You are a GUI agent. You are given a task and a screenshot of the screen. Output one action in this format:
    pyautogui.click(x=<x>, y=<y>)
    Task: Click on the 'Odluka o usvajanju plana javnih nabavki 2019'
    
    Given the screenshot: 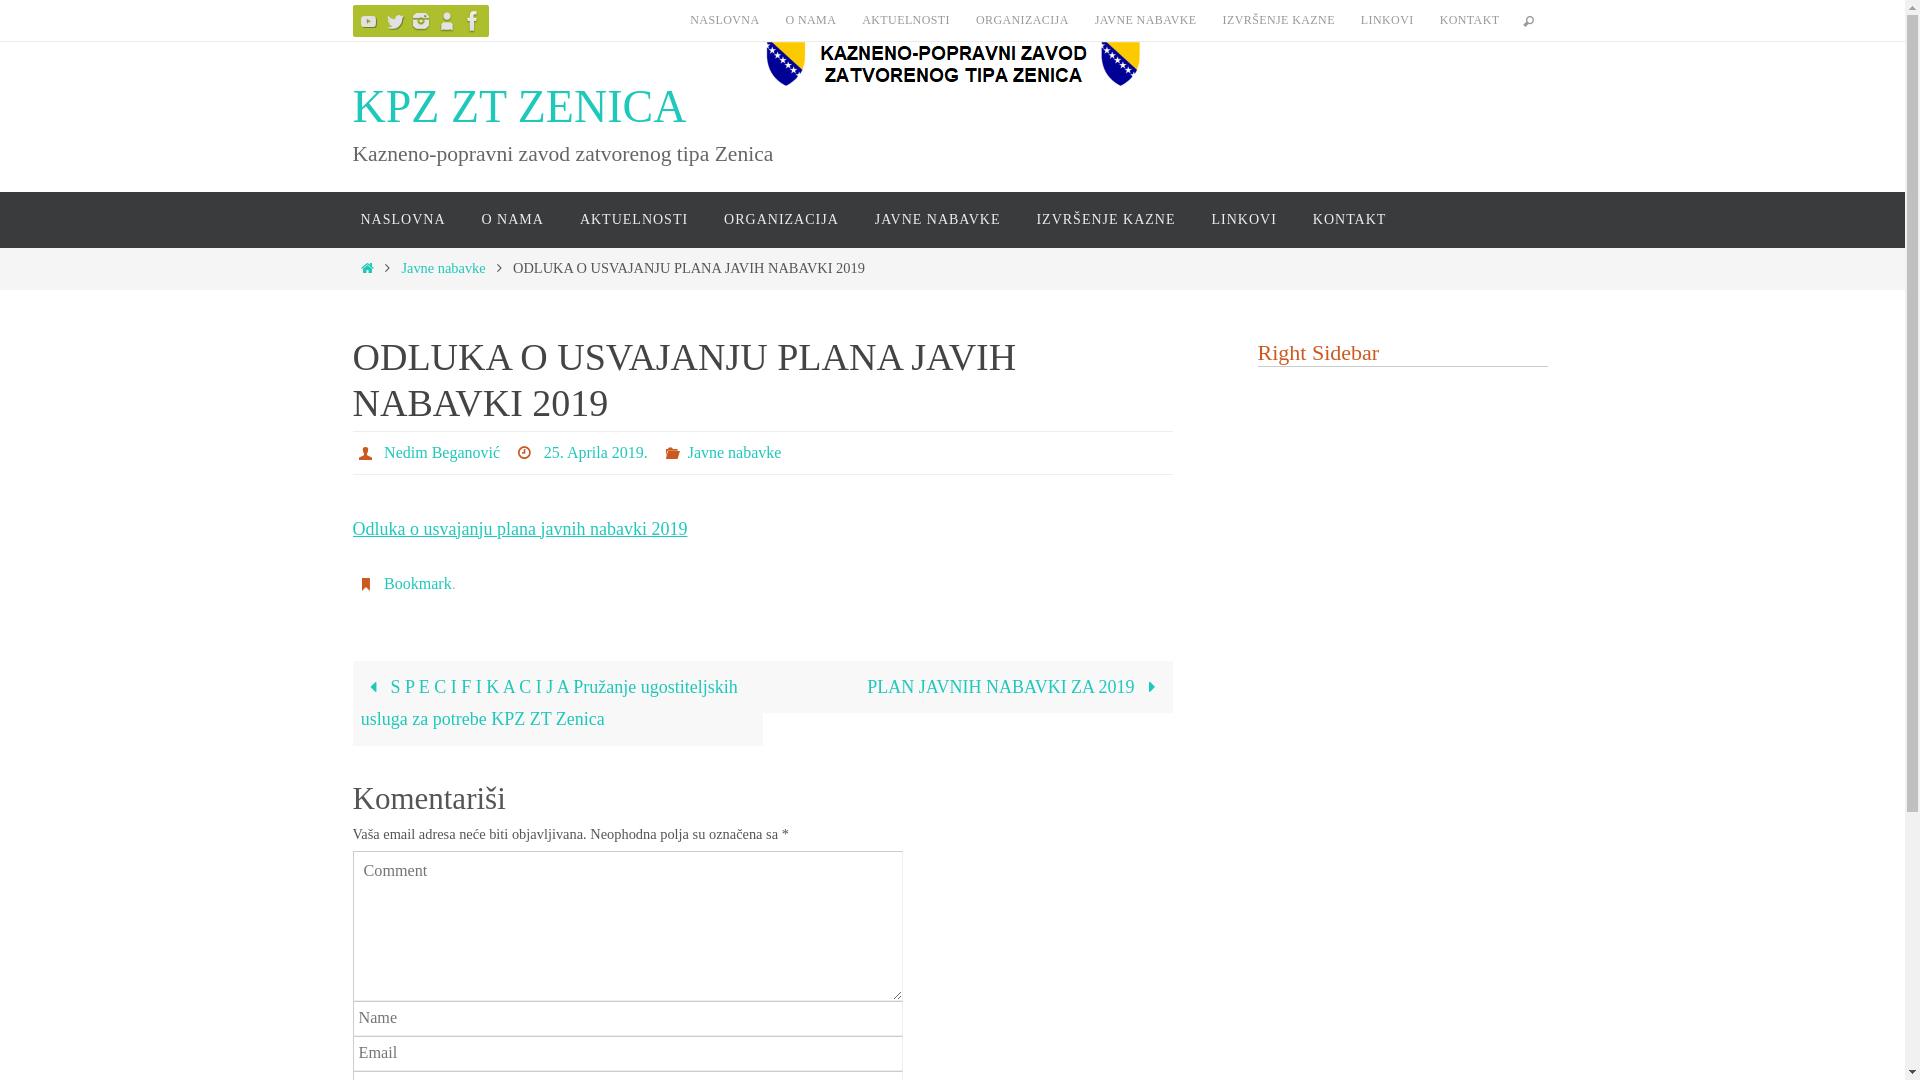 What is the action you would take?
    pyautogui.click(x=519, y=527)
    